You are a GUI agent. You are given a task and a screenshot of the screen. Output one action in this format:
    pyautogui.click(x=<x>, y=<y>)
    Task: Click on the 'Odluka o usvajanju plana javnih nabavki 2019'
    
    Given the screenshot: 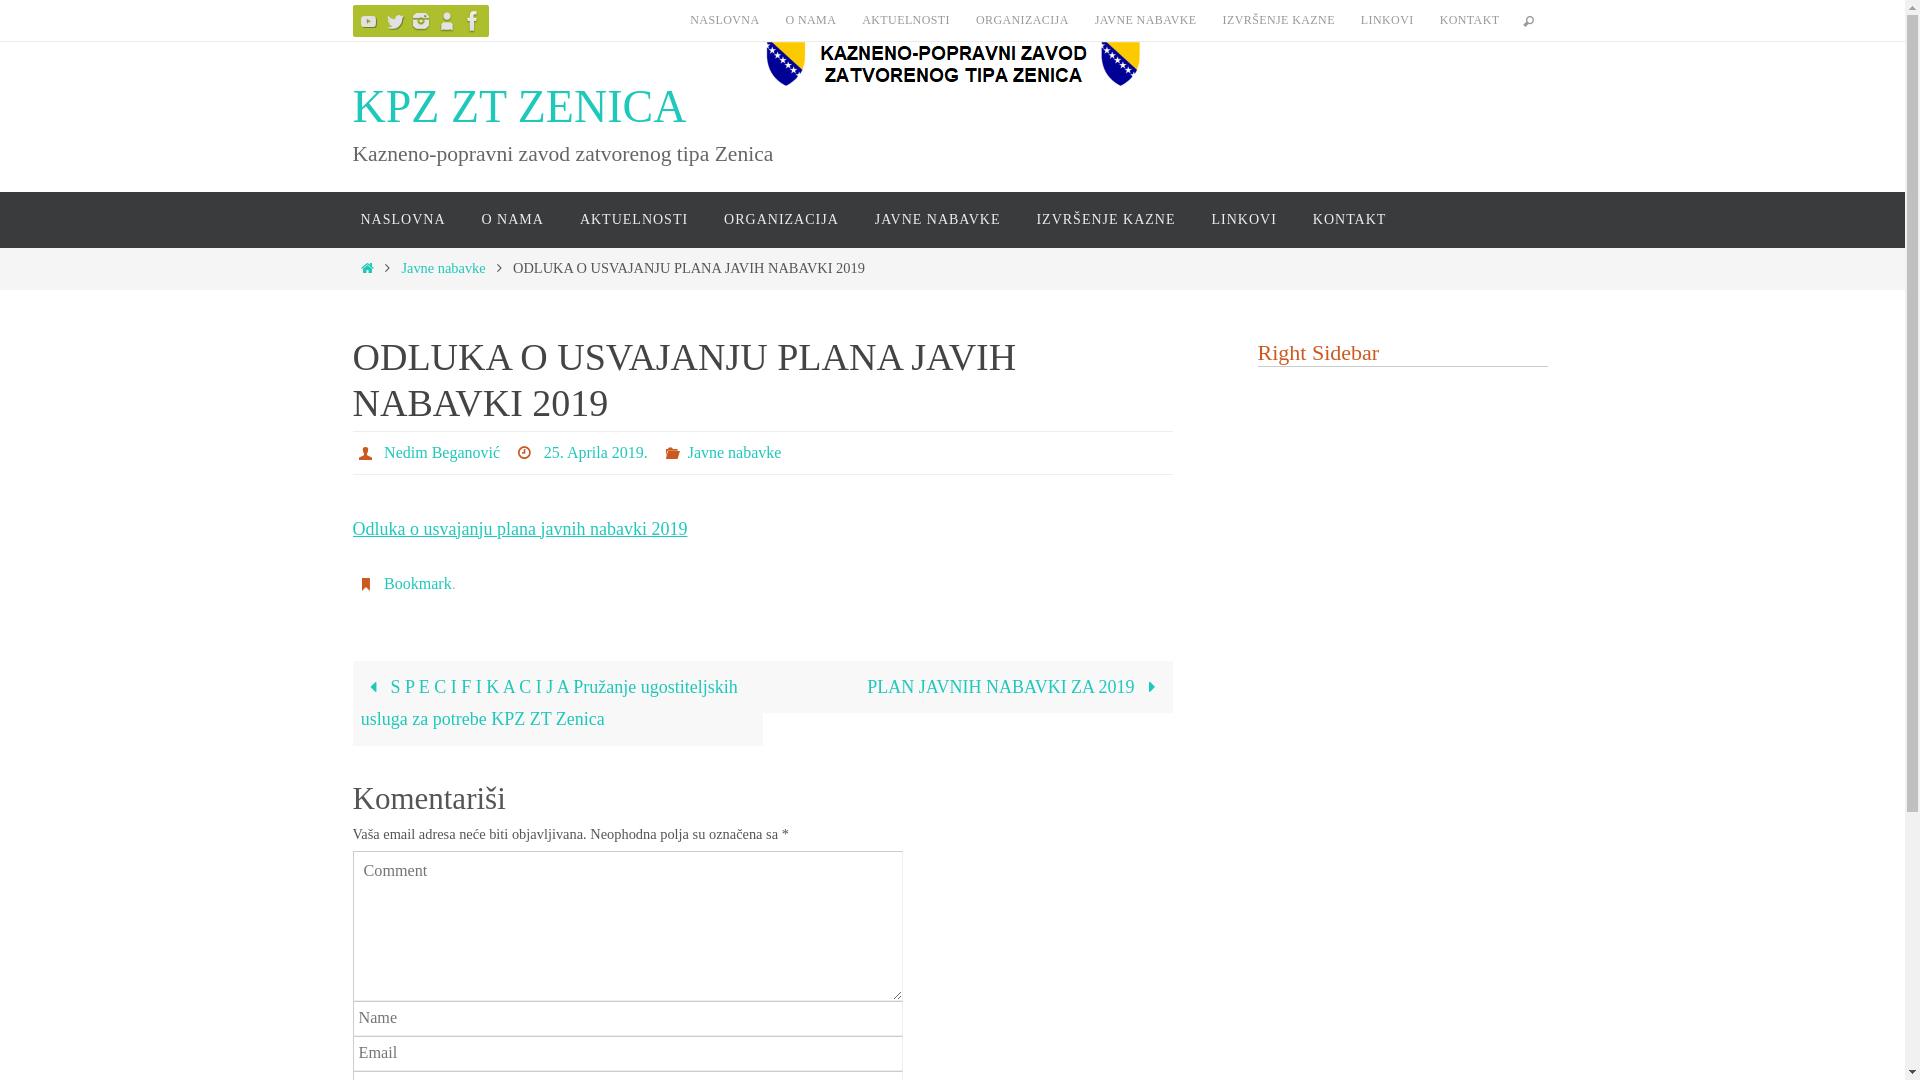 What is the action you would take?
    pyautogui.click(x=519, y=527)
    